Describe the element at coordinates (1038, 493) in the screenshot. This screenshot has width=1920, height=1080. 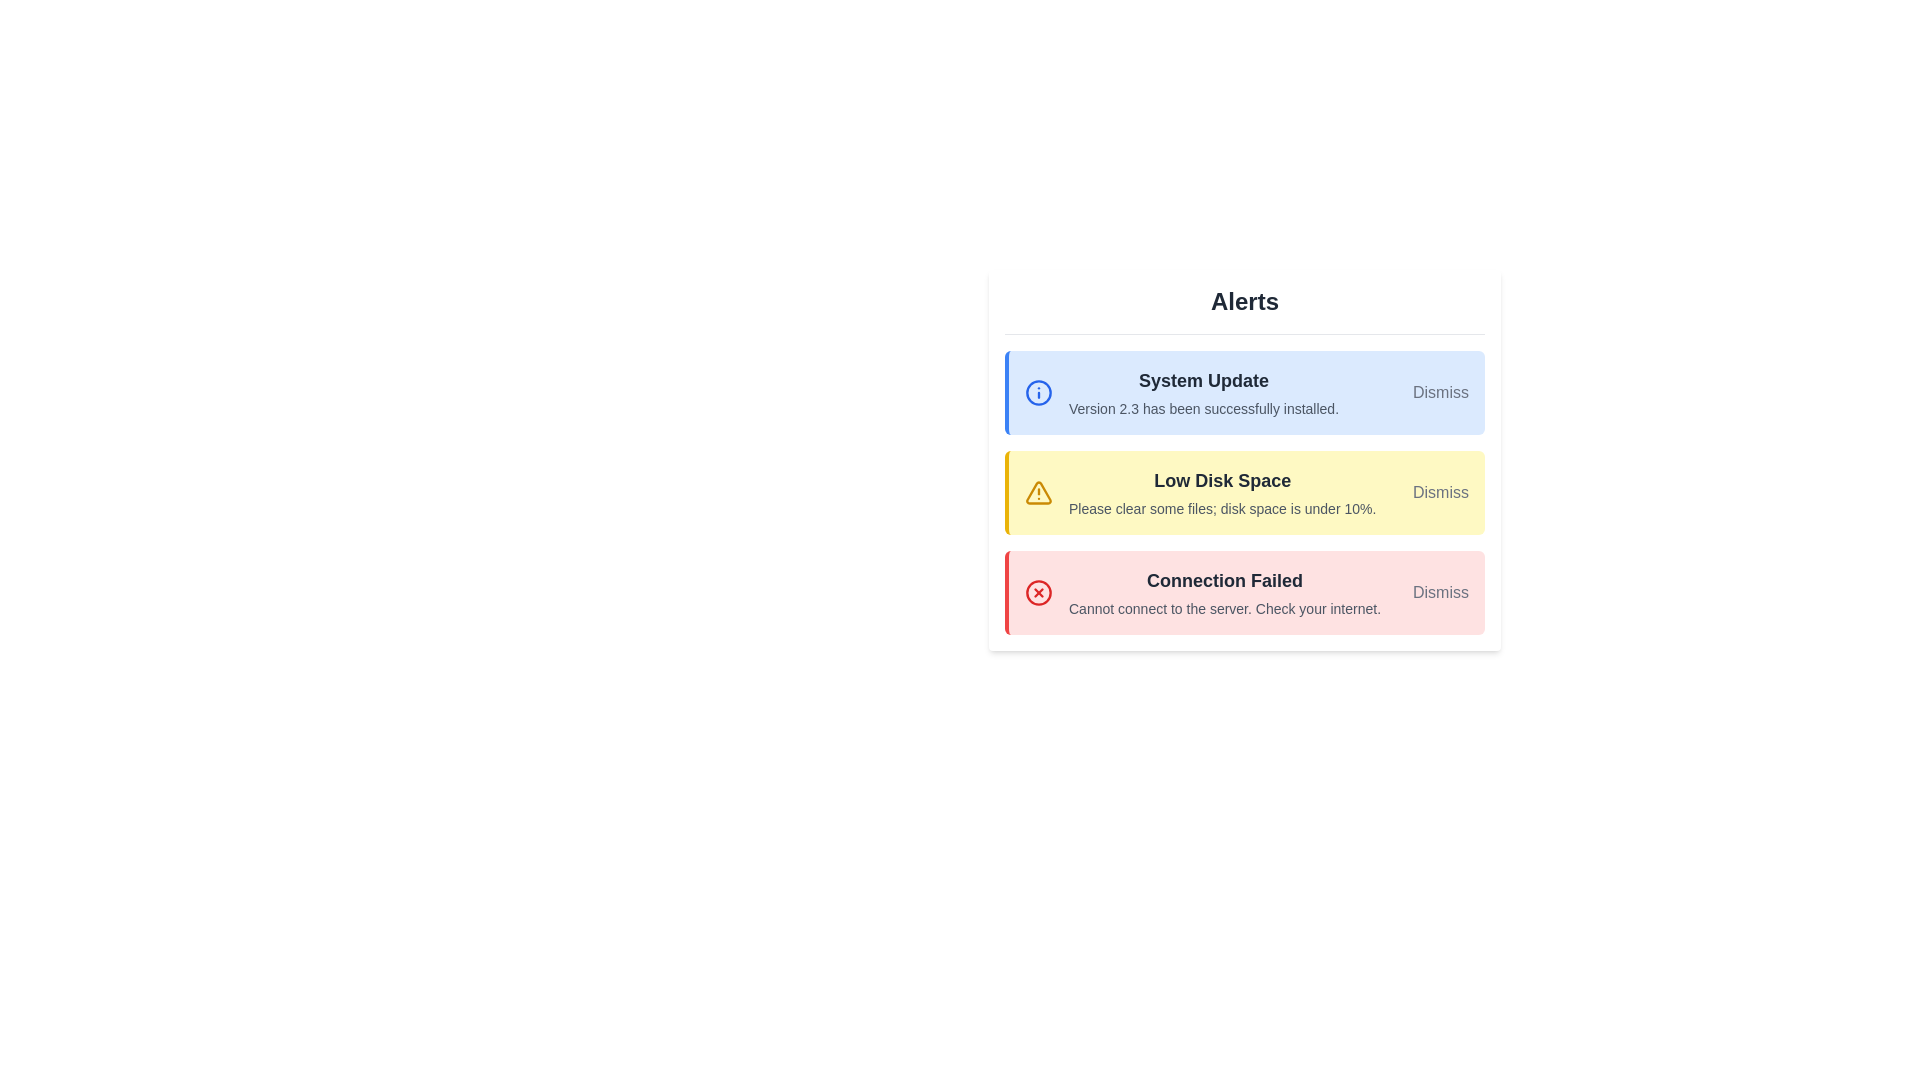
I see `the warning icon shaped like a triangle with rounded corners and a yellow border, which is located in the 'Low Disk Space' alert card, positioned to the left of the title 'Low Disk Space'` at that location.